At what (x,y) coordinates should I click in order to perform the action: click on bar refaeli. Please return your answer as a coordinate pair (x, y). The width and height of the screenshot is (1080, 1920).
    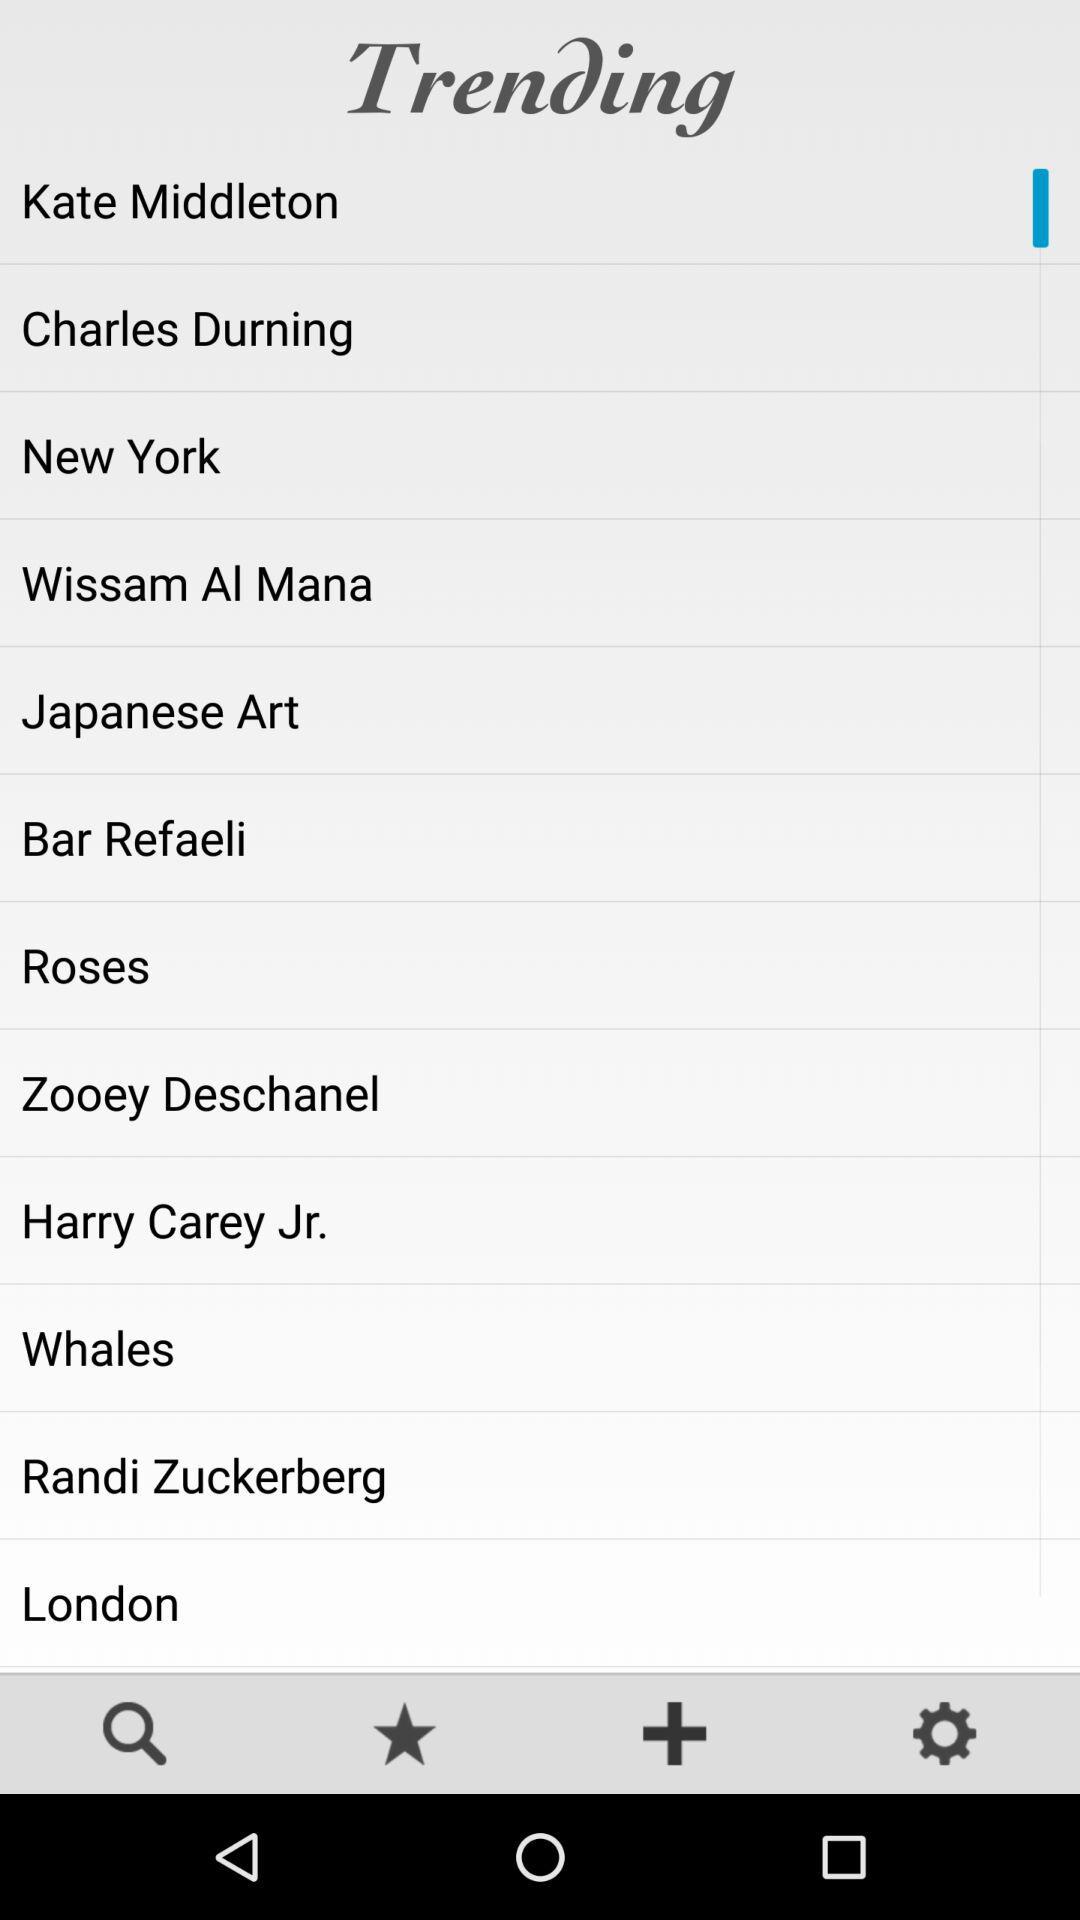
    Looking at the image, I should click on (540, 837).